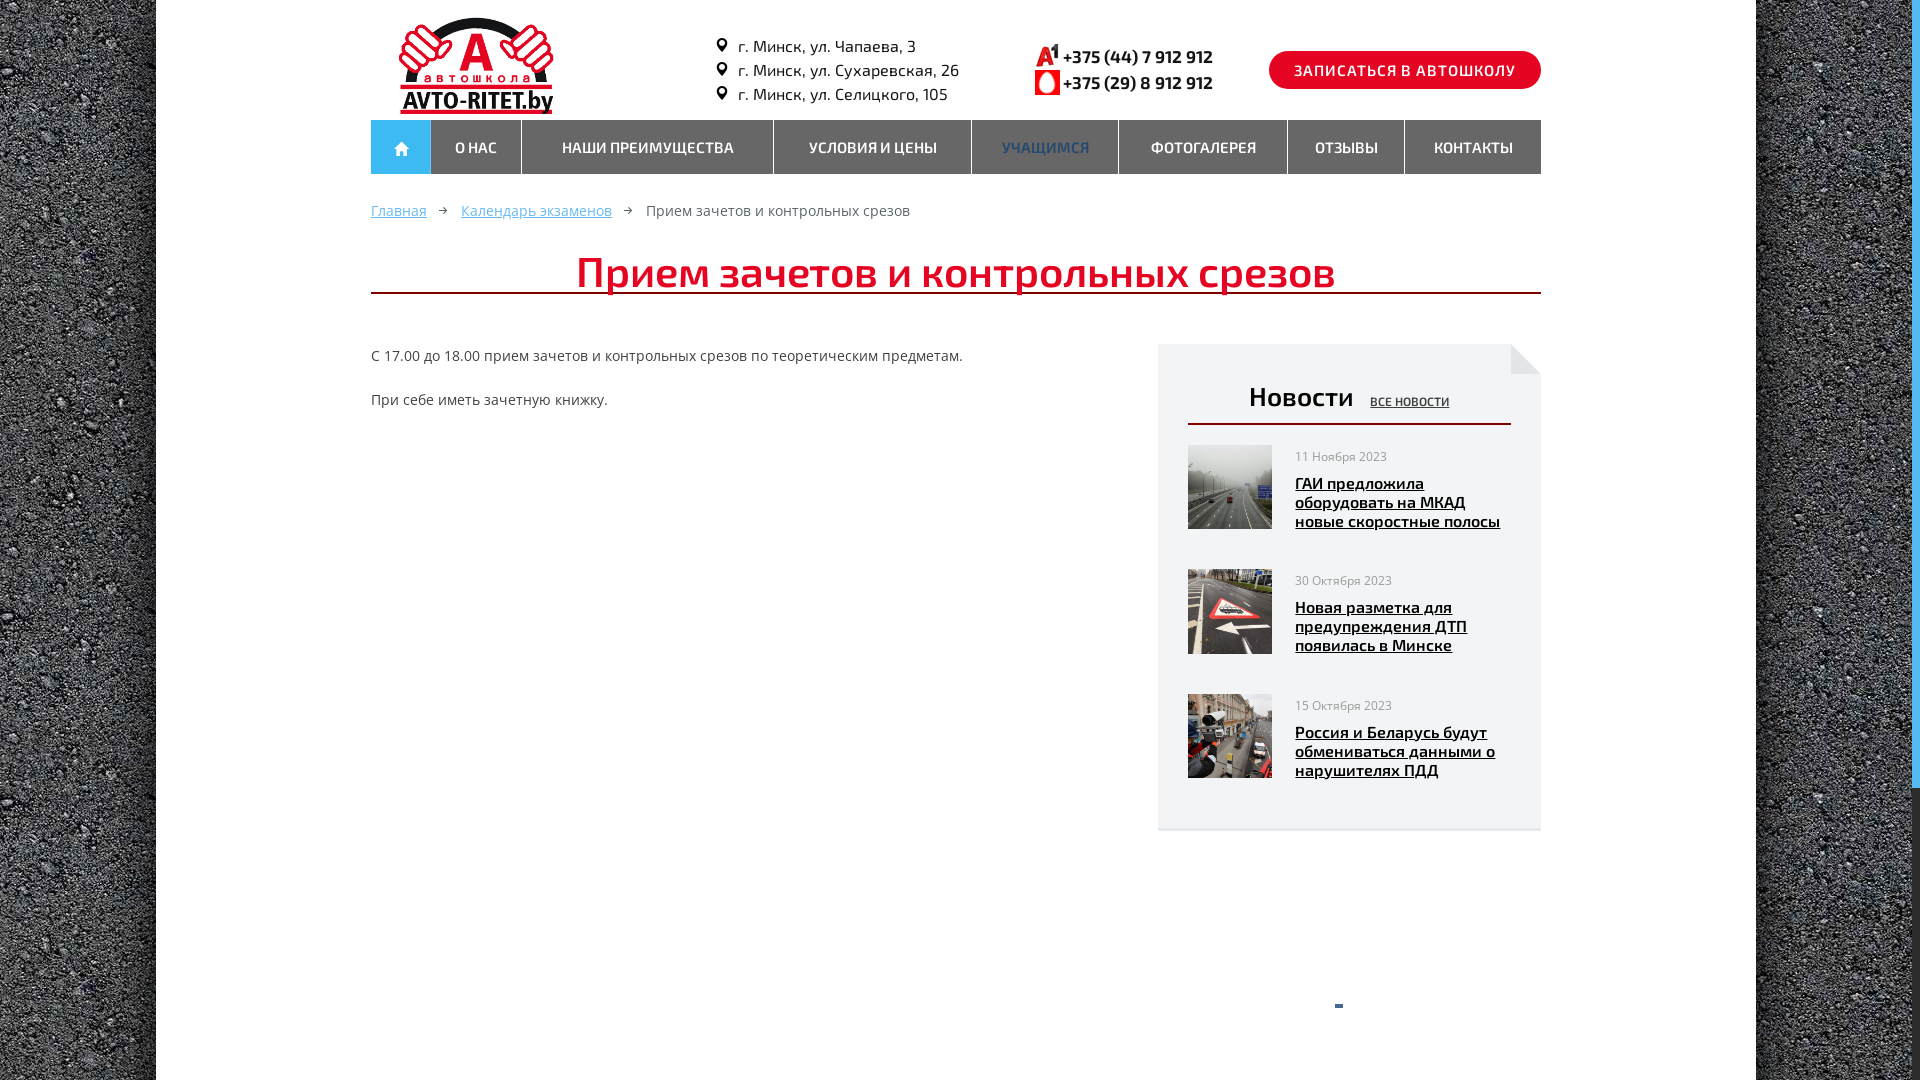 Image resolution: width=1920 pixels, height=1080 pixels. Describe the element at coordinates (1137, 80) in the screenshot. I see `'+375 (29) 8 912 912'` at that location.